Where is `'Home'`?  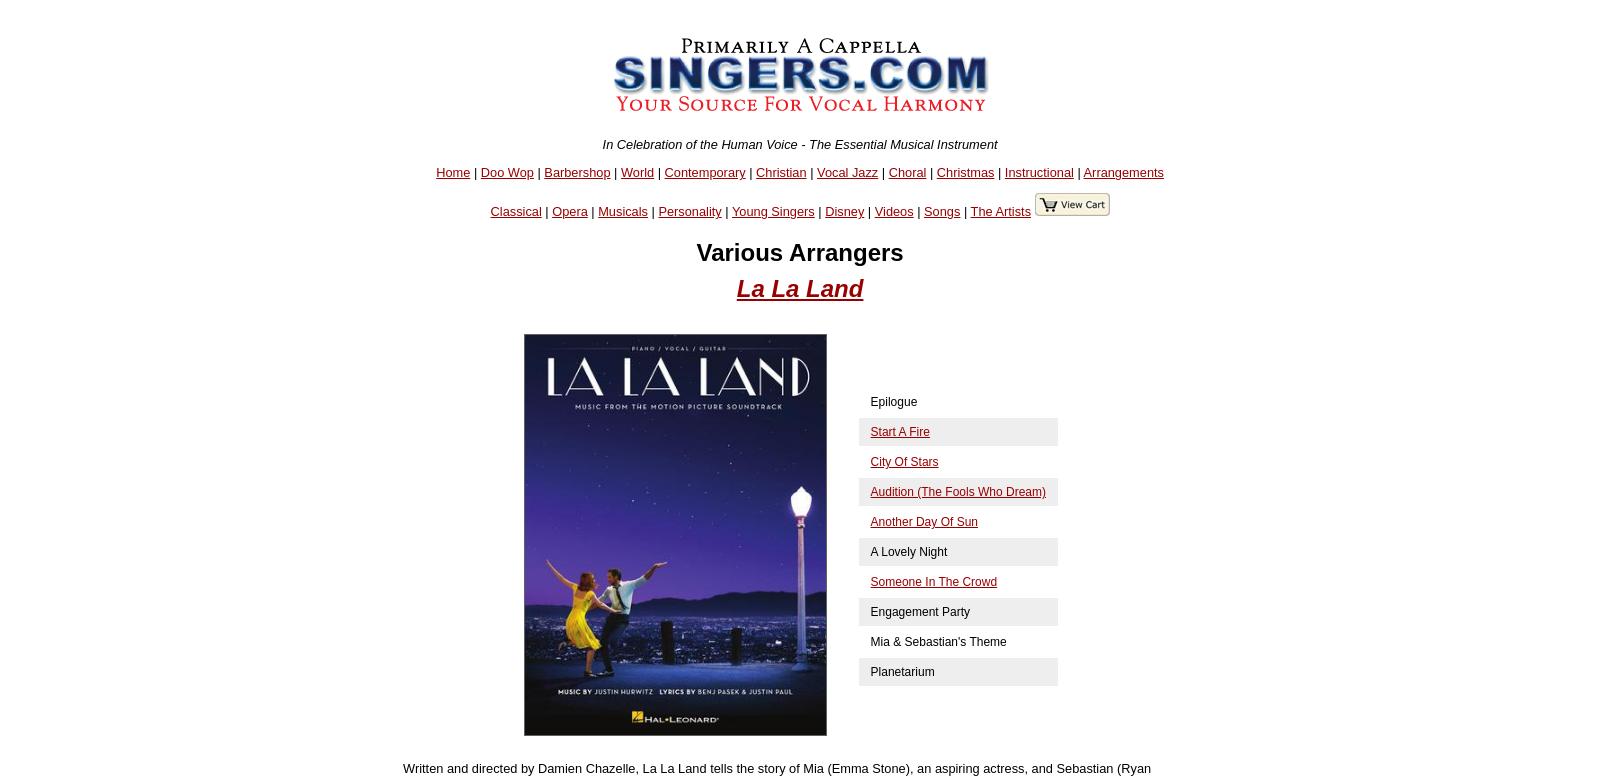 'Home' is located at coordinates (435, 171).